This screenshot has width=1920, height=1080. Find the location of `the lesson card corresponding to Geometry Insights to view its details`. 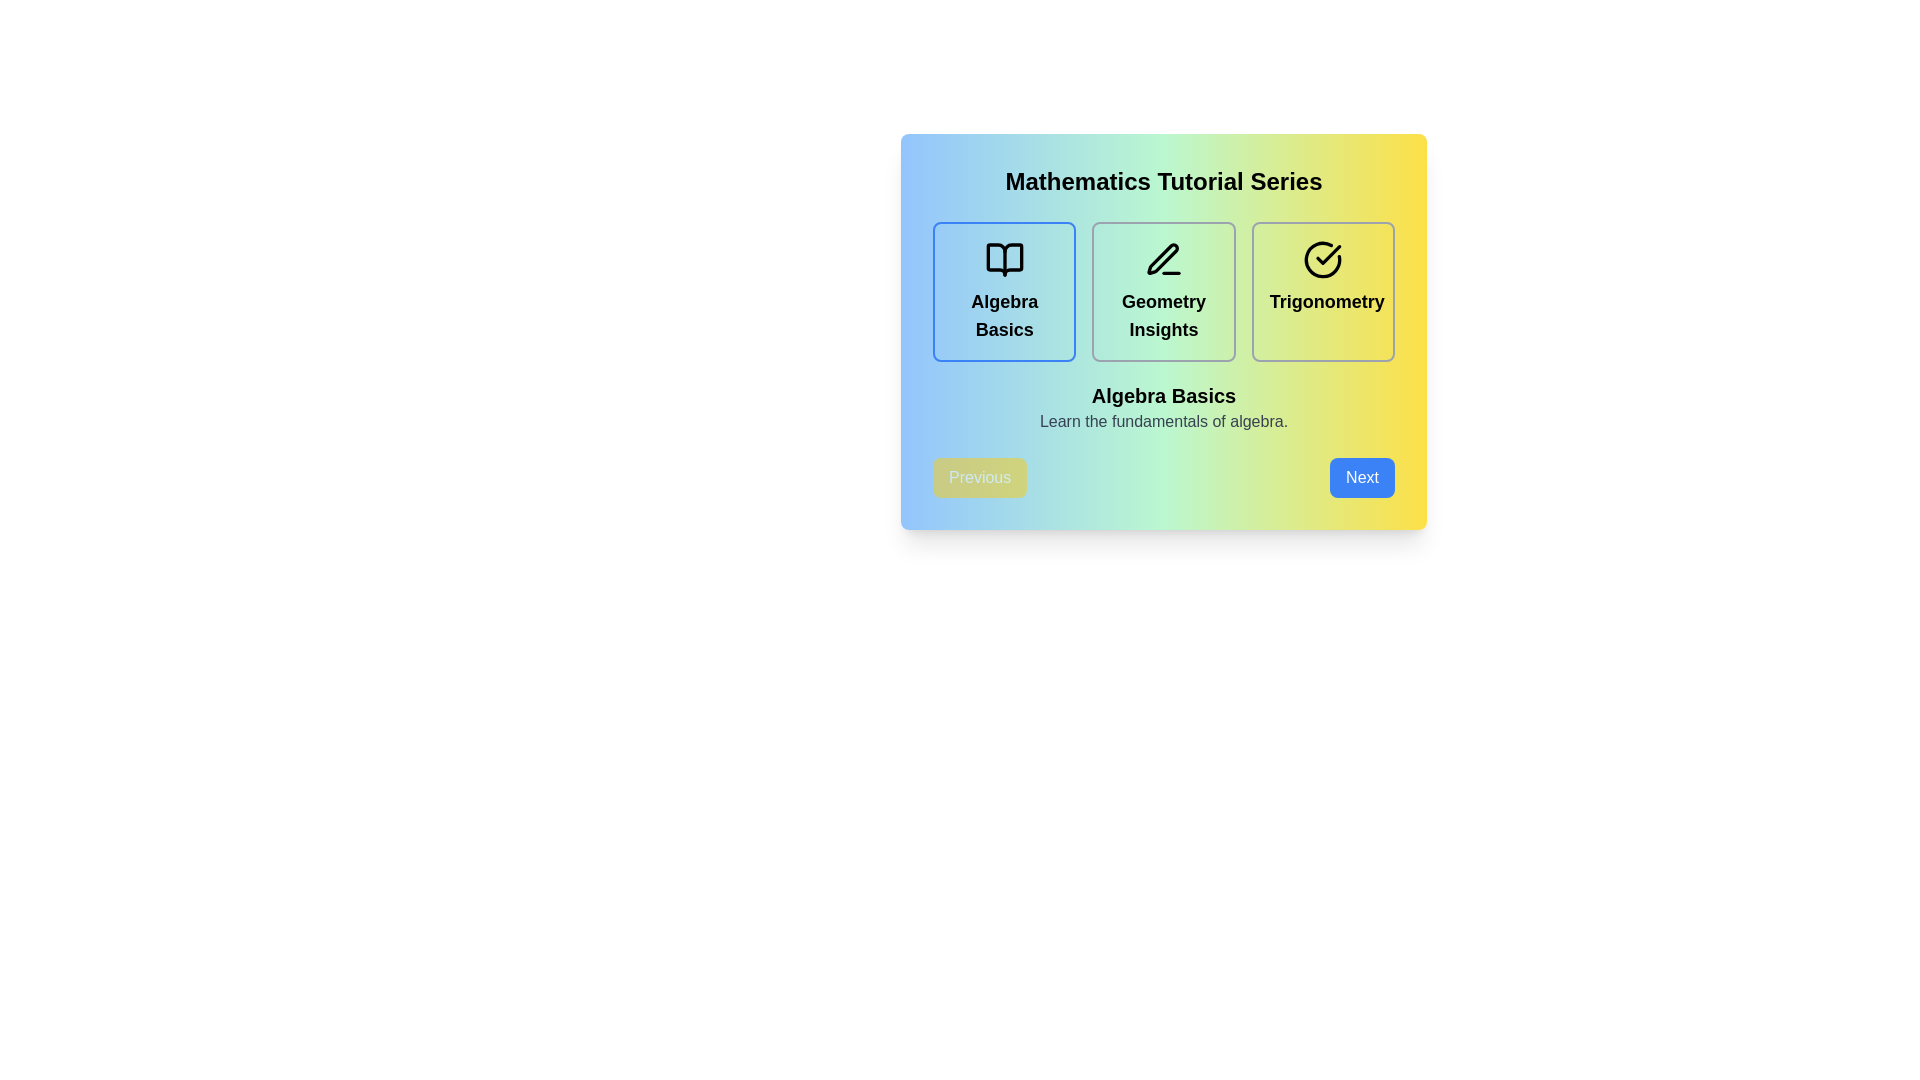

the lesson card corresponding to Geometry Insights to view its details is located at coordinates (1163, 292).